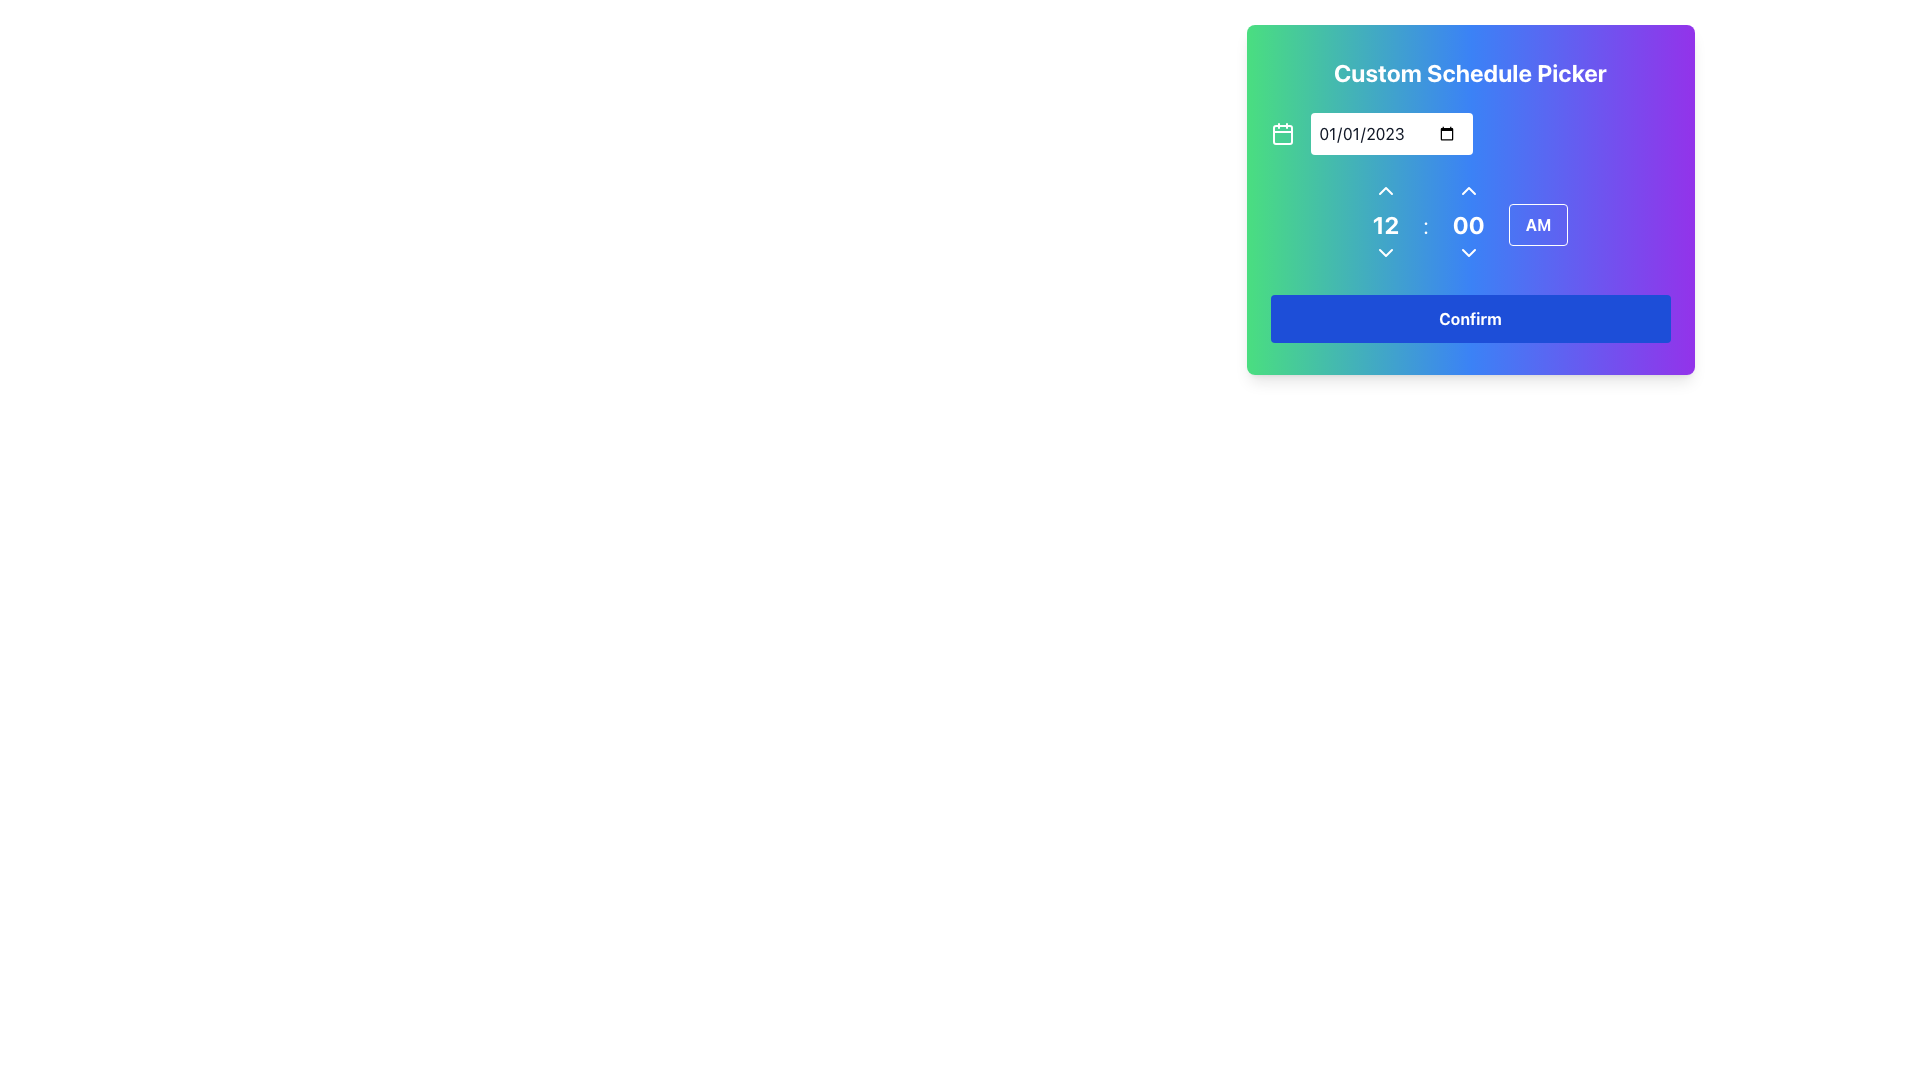 This screenshot has height=1080, width=1920. I want to click on the calendar icon component, which is a rounded rectangle with dimensions 18x18 and a corner radius of 2 units, located near the top left corner of the date input field in the custom schedule picker widget, so click(1282, 135).